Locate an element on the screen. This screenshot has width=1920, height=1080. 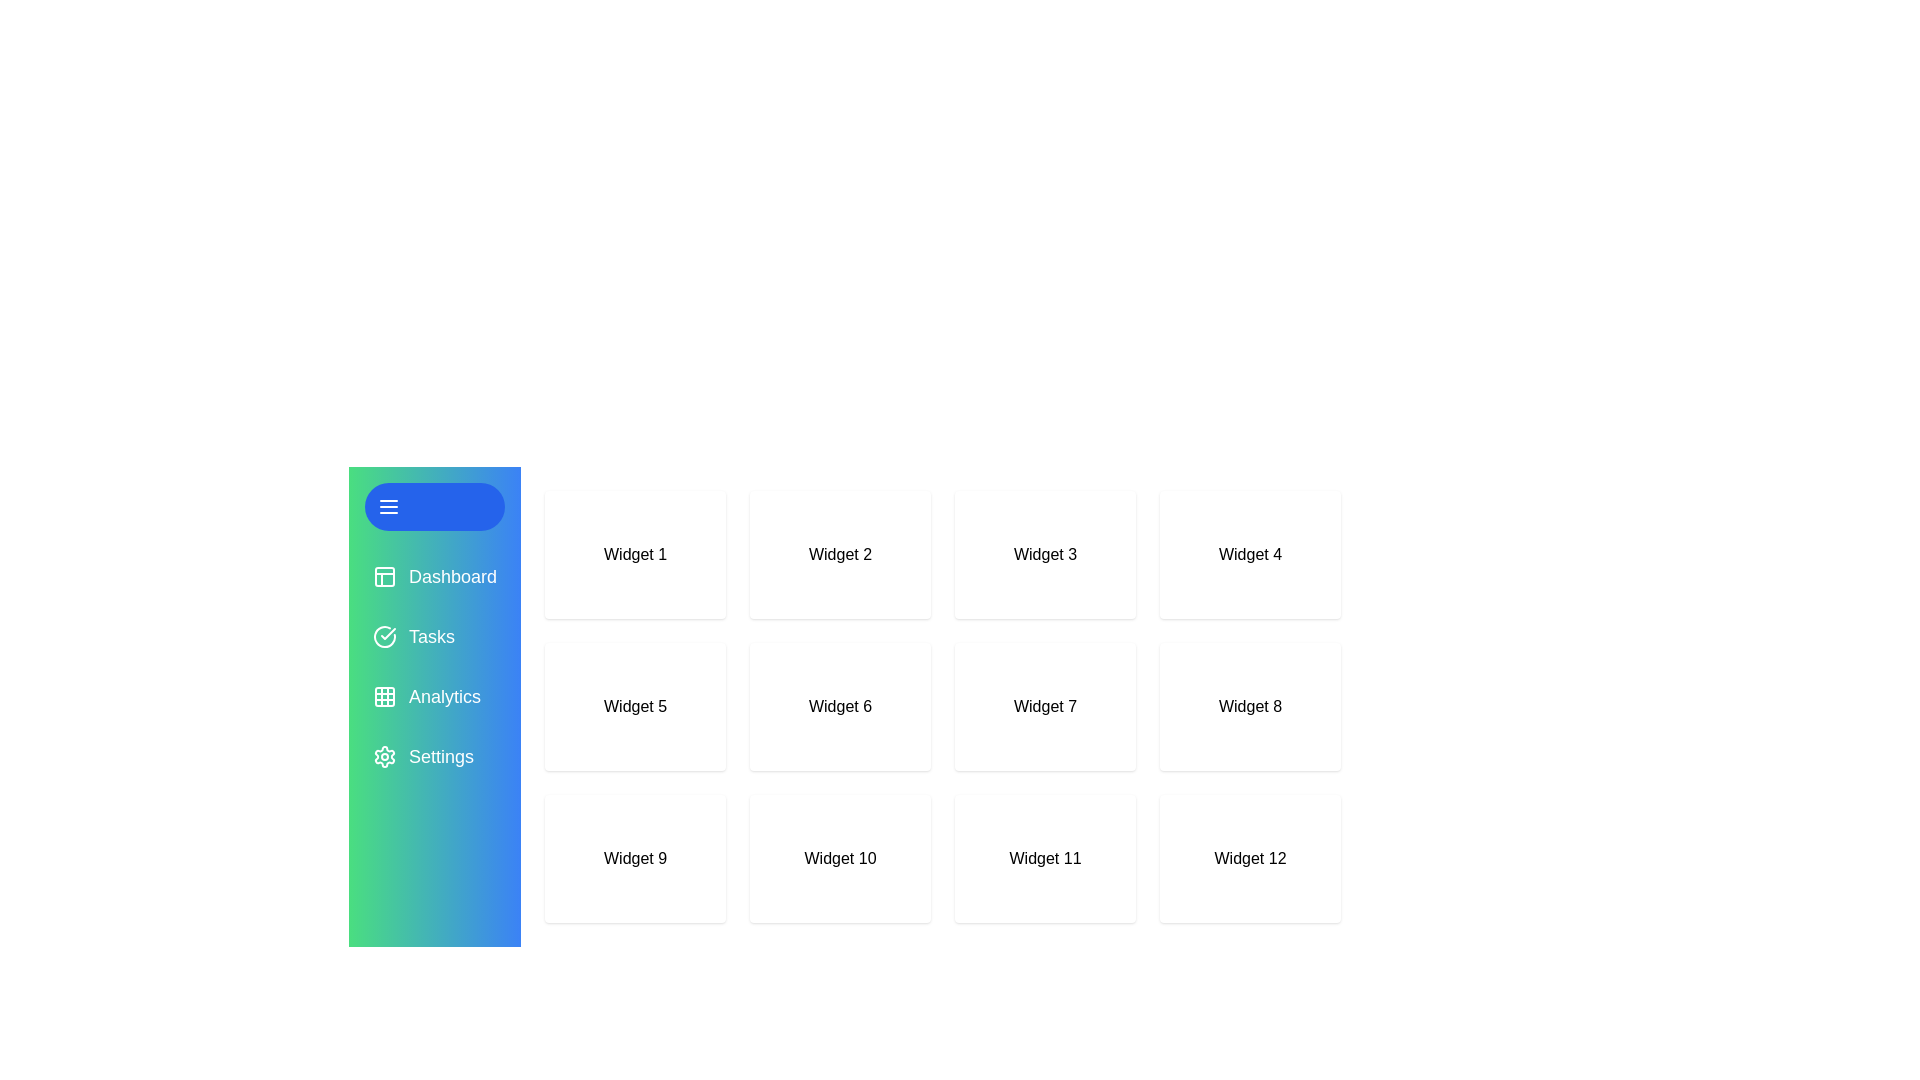
the navigation menu item Dashboard is located at coordinates (434, 577).